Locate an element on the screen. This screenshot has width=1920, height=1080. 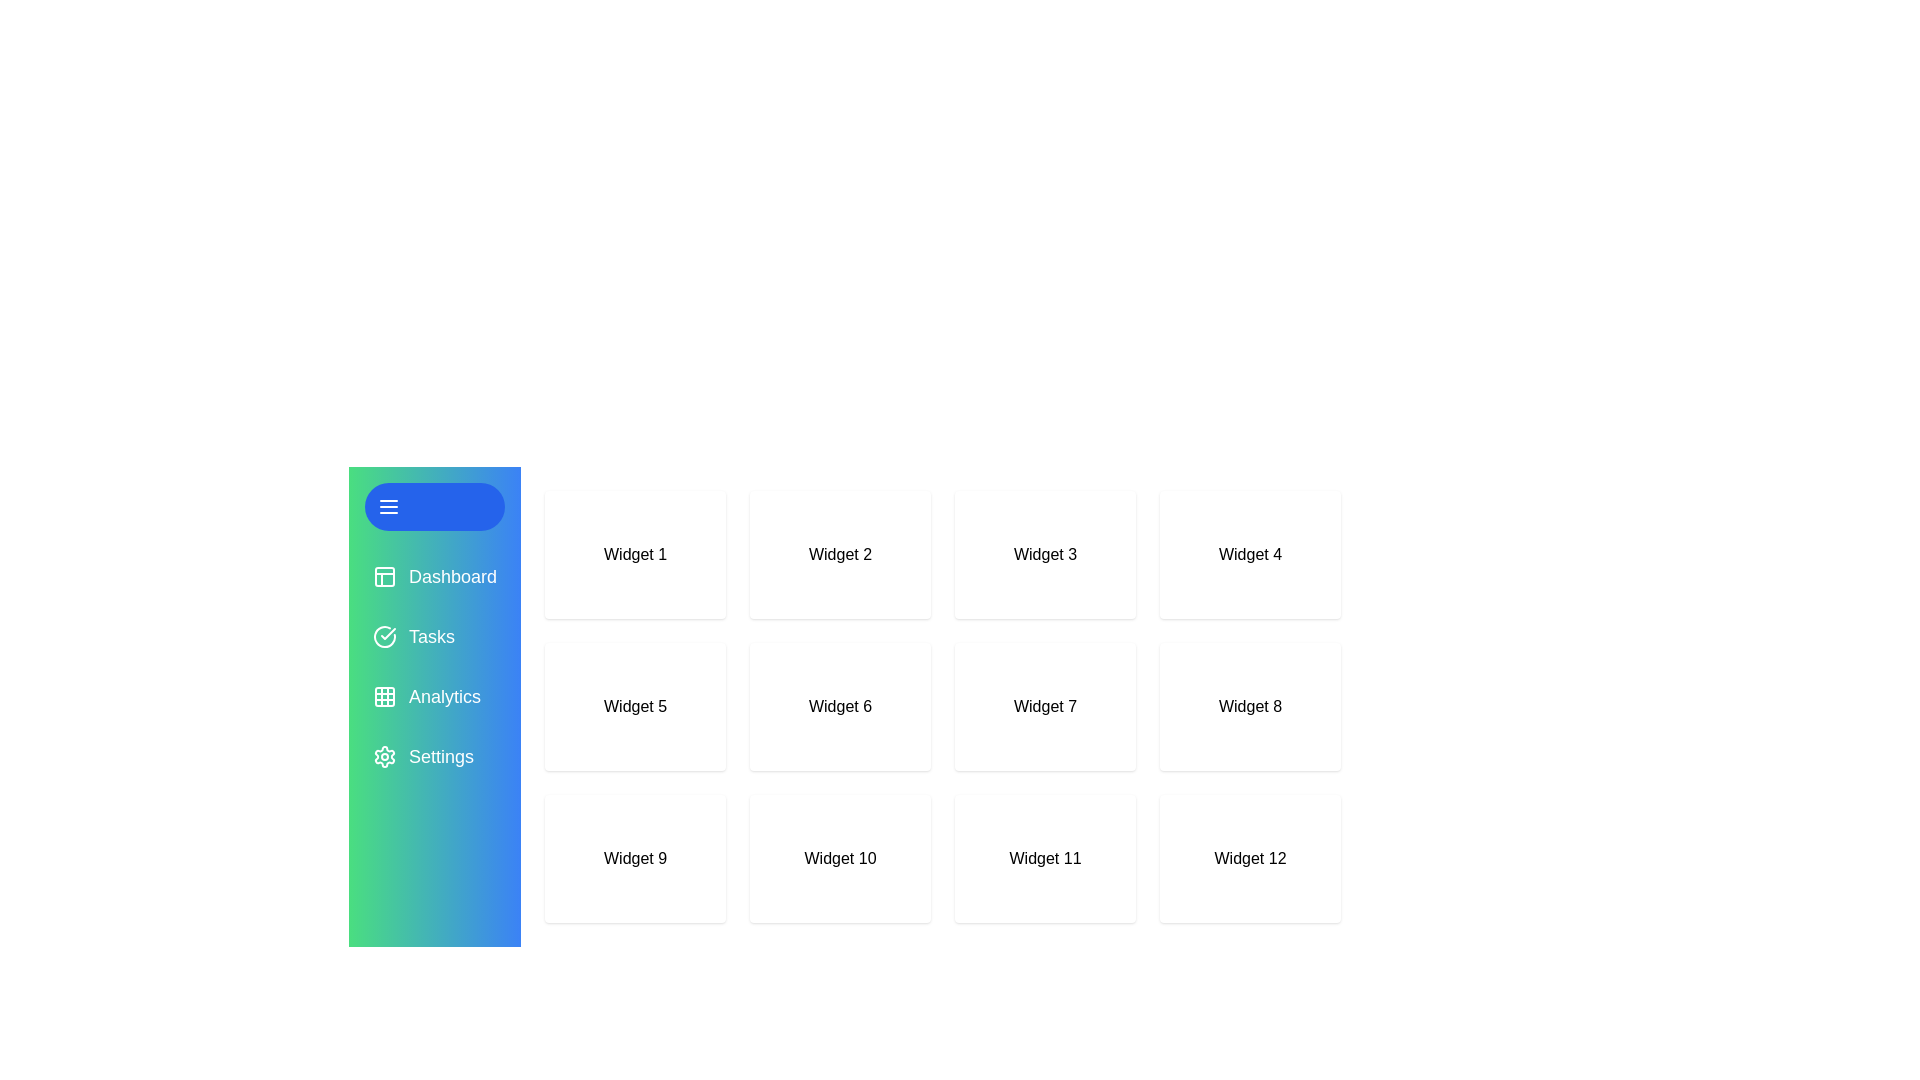
the navigation menu item Dashboard is located at coordinates (434, 577).